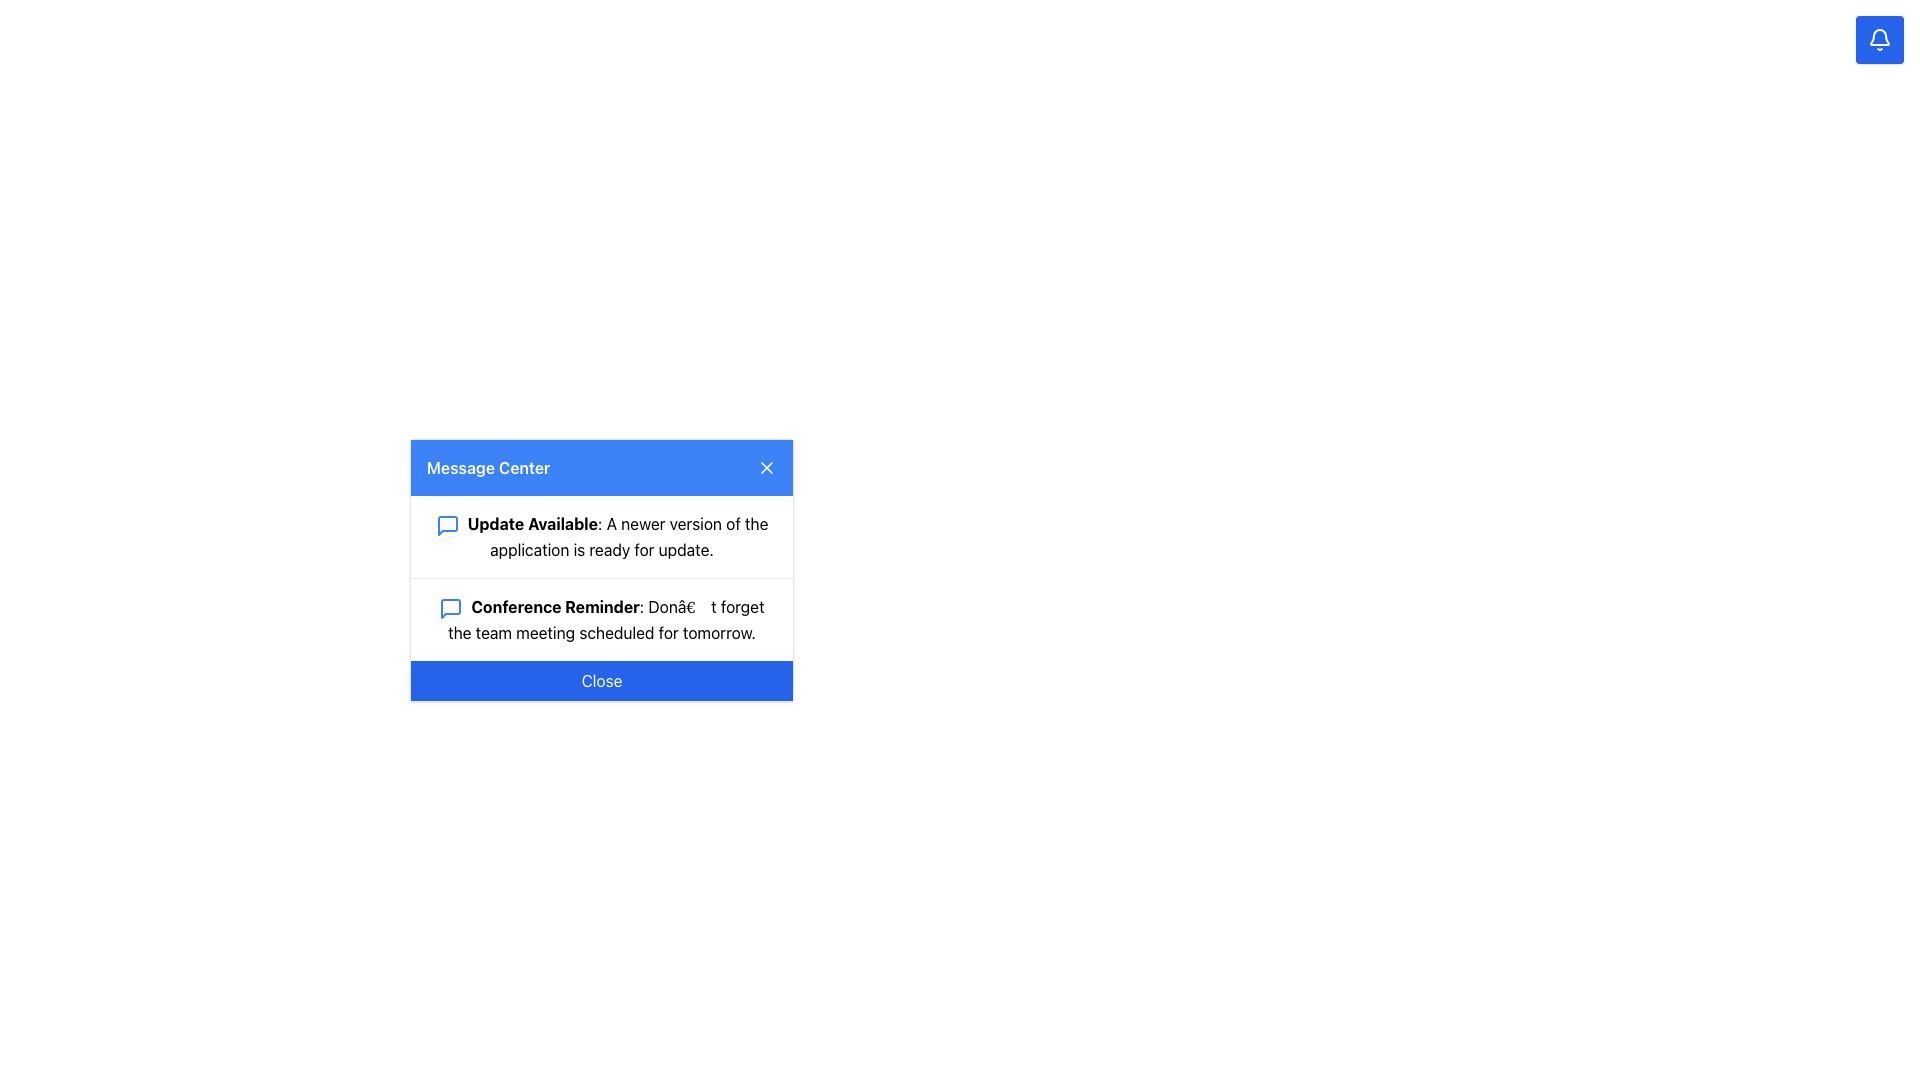 The image size is (1920, 1080). I want to click on the text block that provides information about the availability of a newer version of the application, located in the middle area of the 'Message Center' dialog box, so click(600, 535).